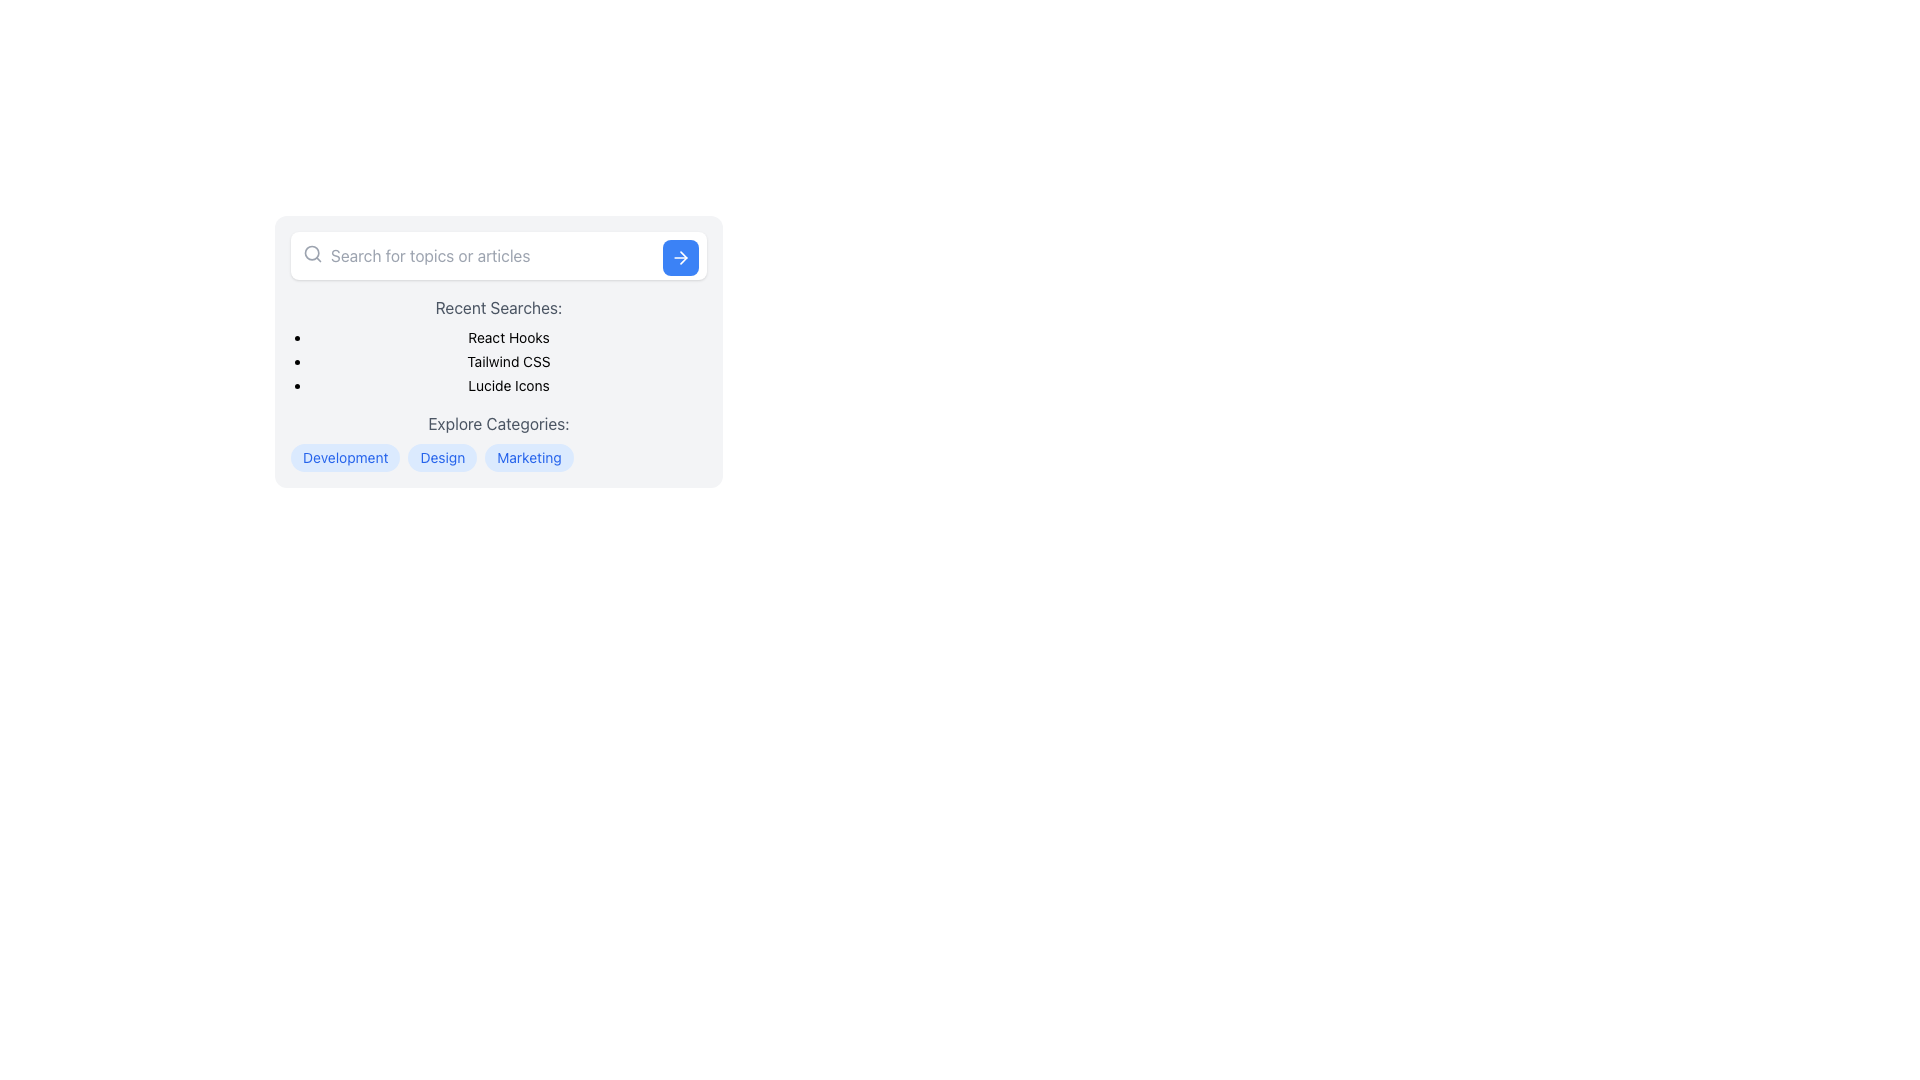 The image size is (1920, 1080). Describe the element at coordinates (499, 423) in the screenshot. I see `the text label reading 'Explore Categories:' which is styled with a gray font and positioned in the lower half of the panel above the category tags` at that location.